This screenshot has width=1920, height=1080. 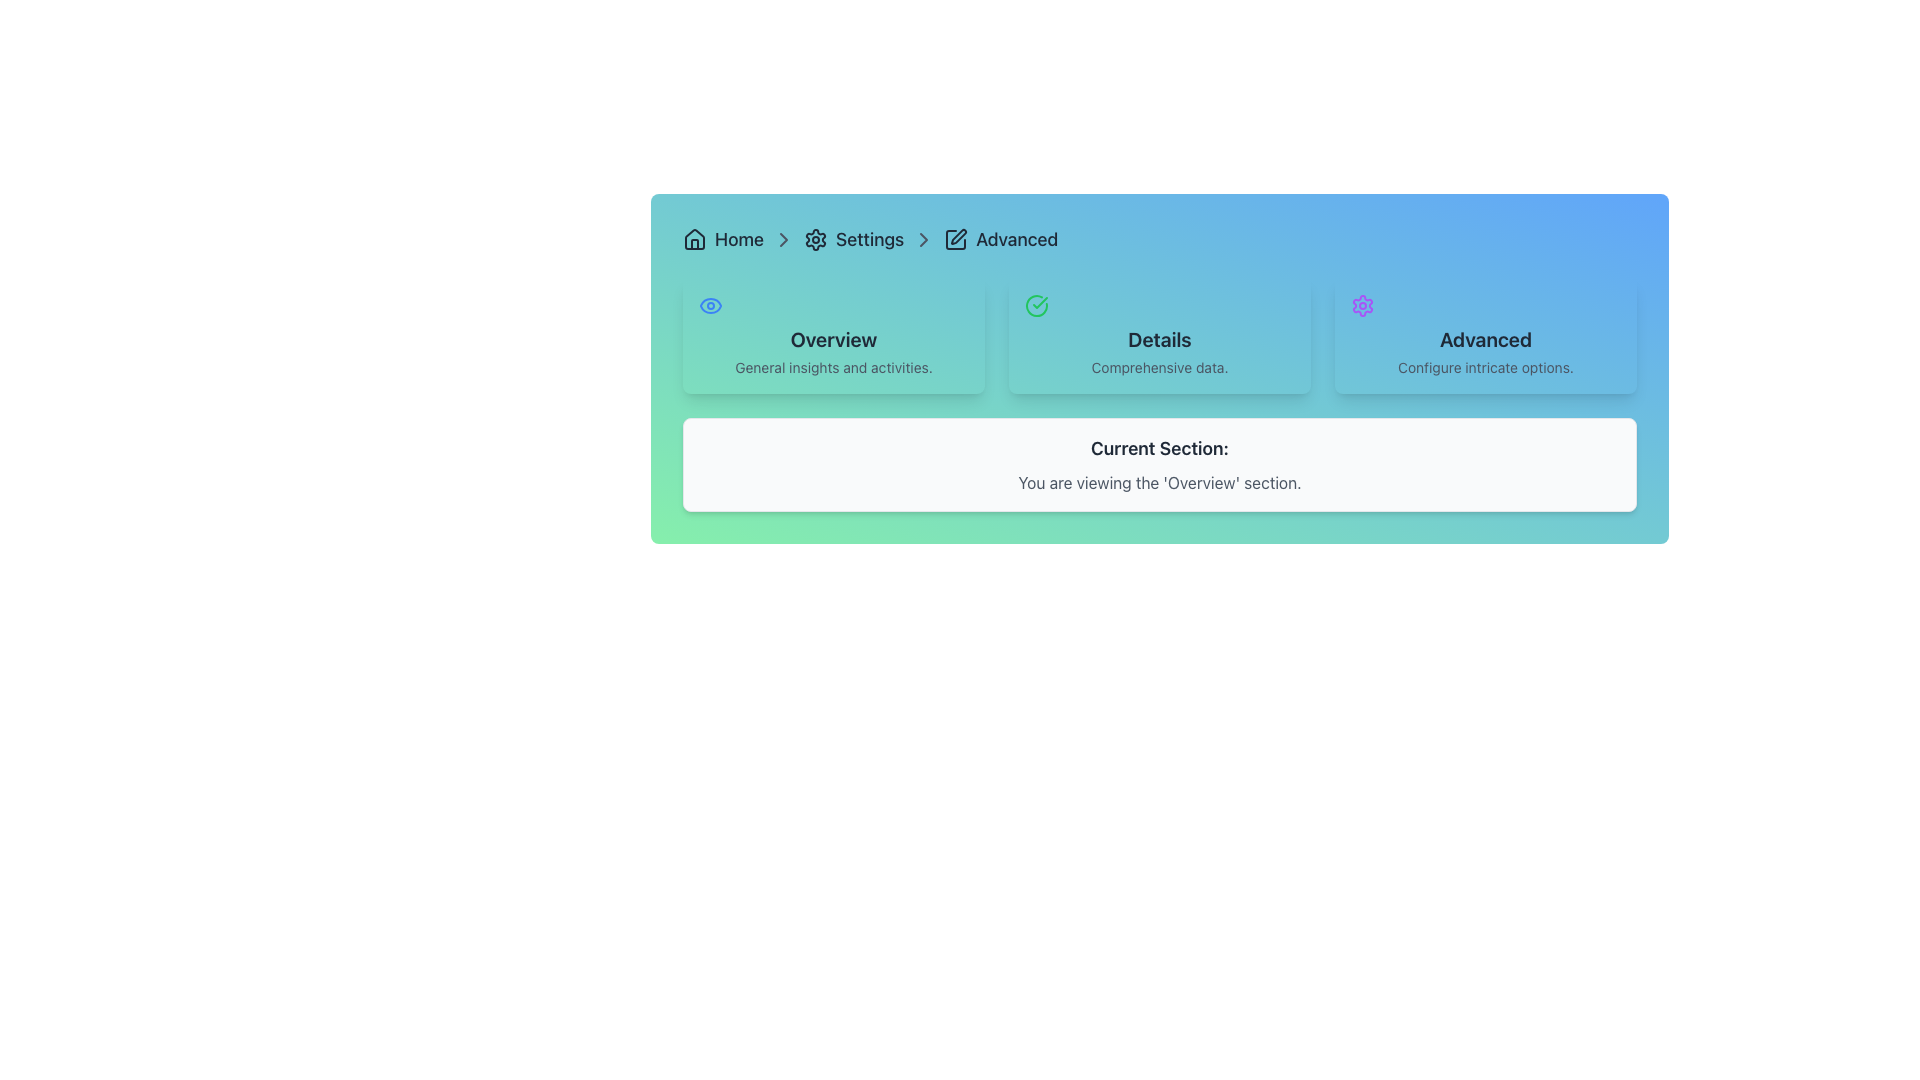 What do you see at coordinates (1017, 238) in the screenshot?
I see `the 'Advanced' hyperlink in the breadcrumb navigation menu` at bounding box center [1017, 238].